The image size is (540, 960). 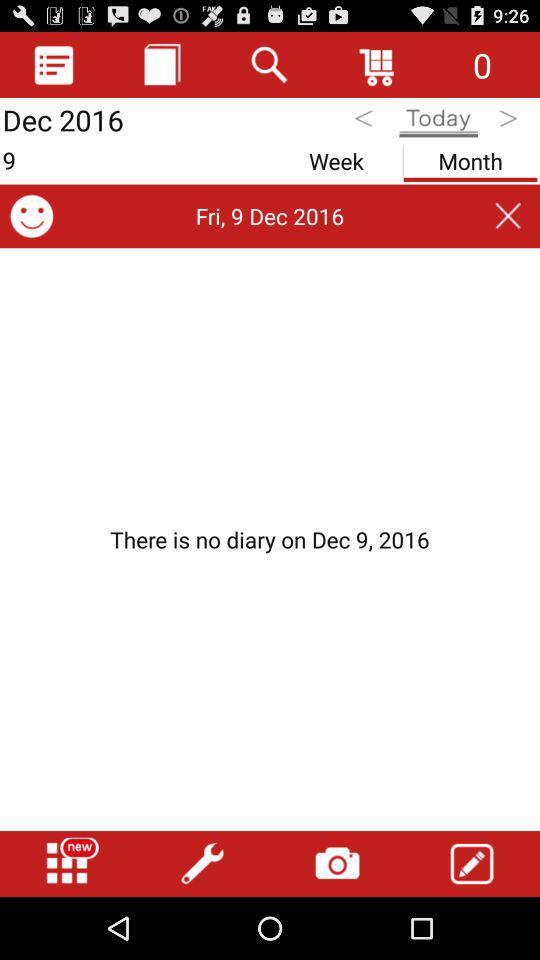 What do you see at coordinates (270, 538) in the screenshot?
I see `warning light` at bounding box center [270, 538].